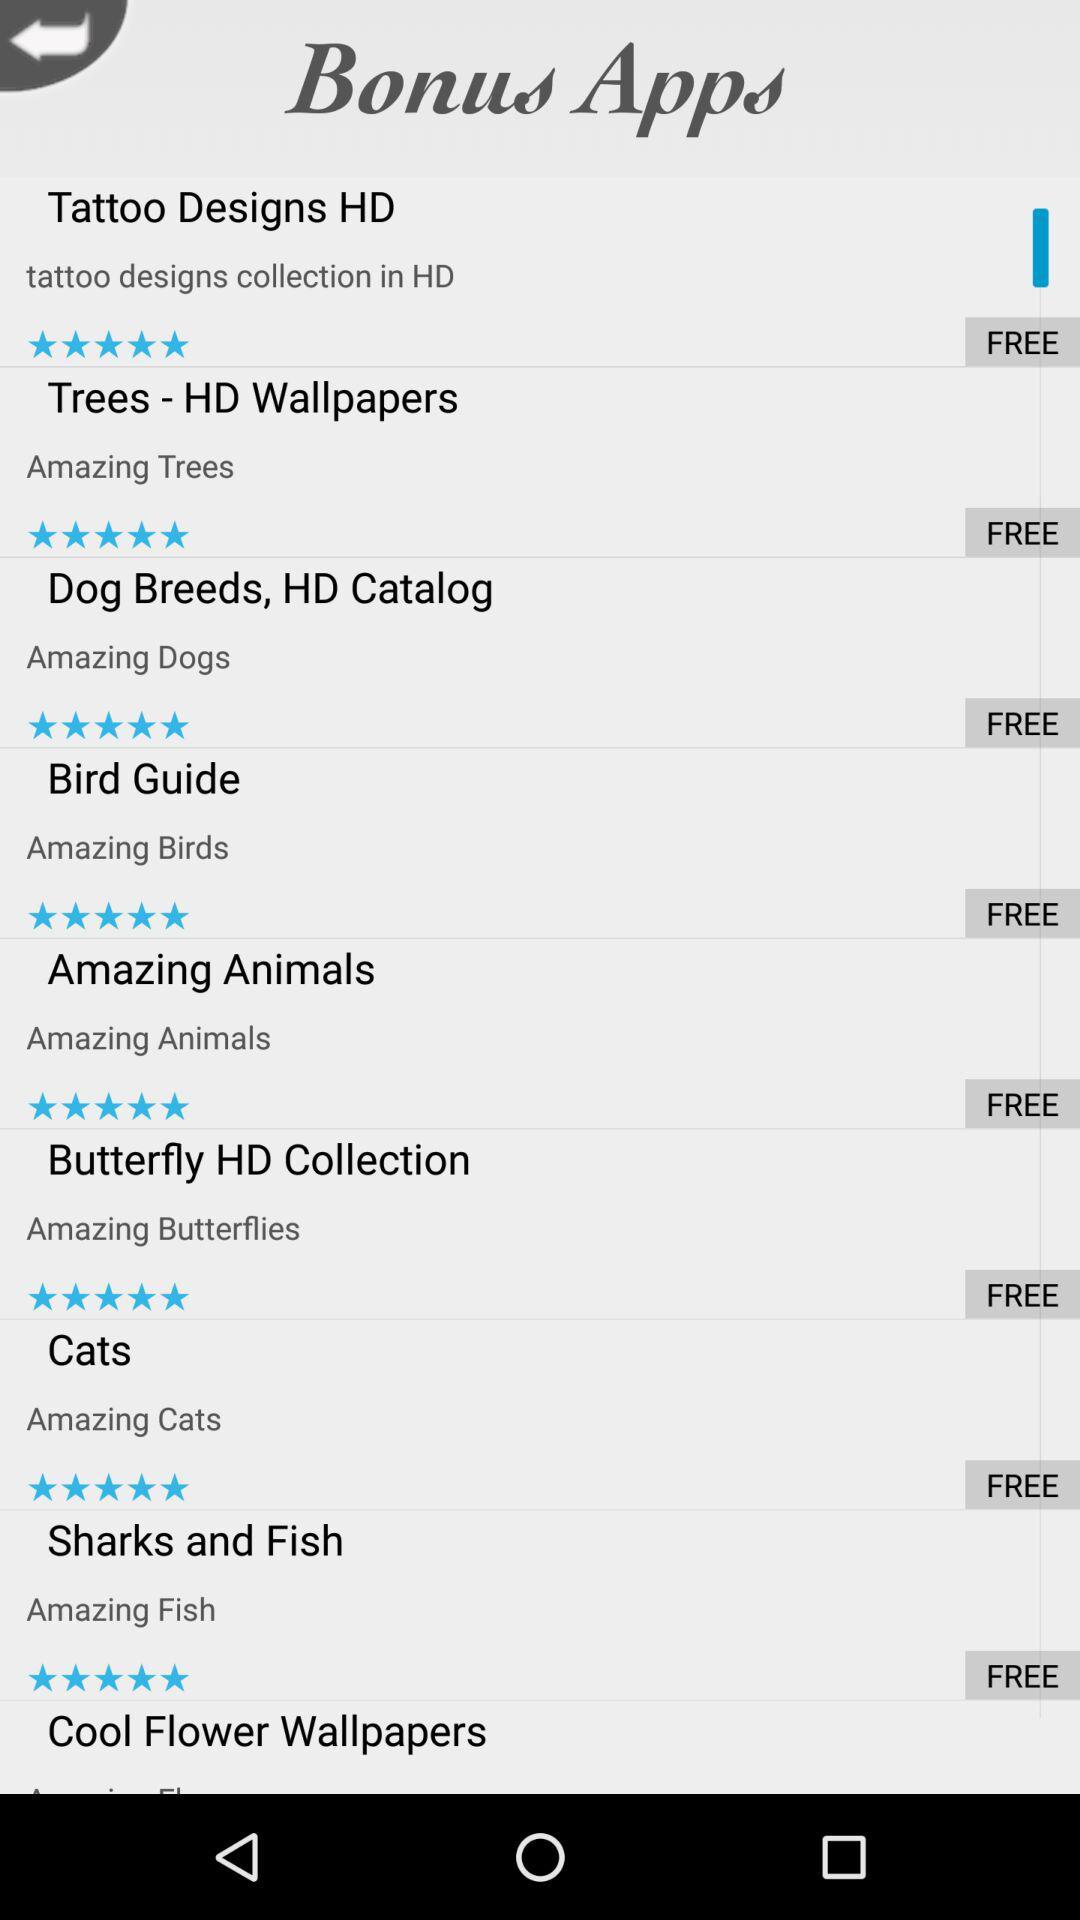 Image resolution: width=1080 pixels, height=1920 pixels. I want to click on the app above the amazing trees, so click(553, 395).